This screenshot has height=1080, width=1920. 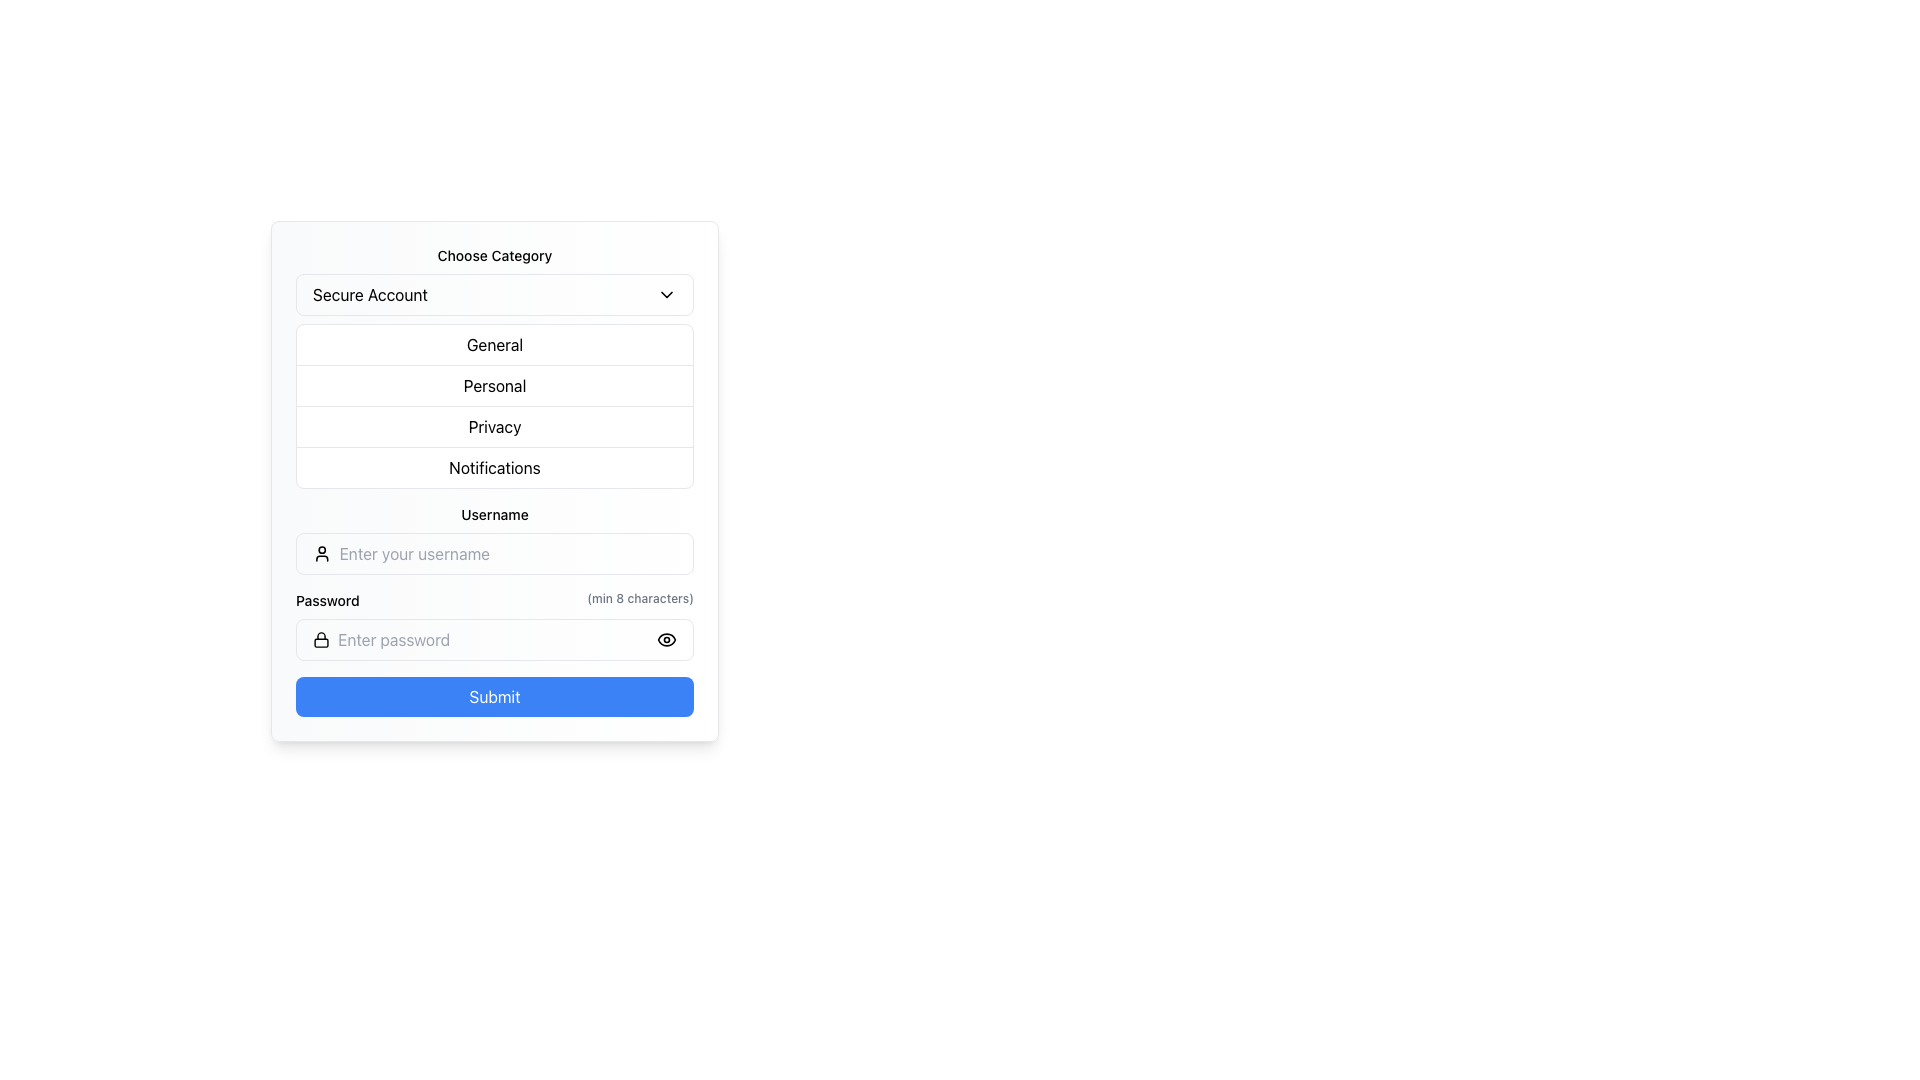 I want to click on the decorative and functional prefix icon located on the left side of the 'Username' input field, which visually indicates the input field relates to user identification, so click(x=322, y=554).